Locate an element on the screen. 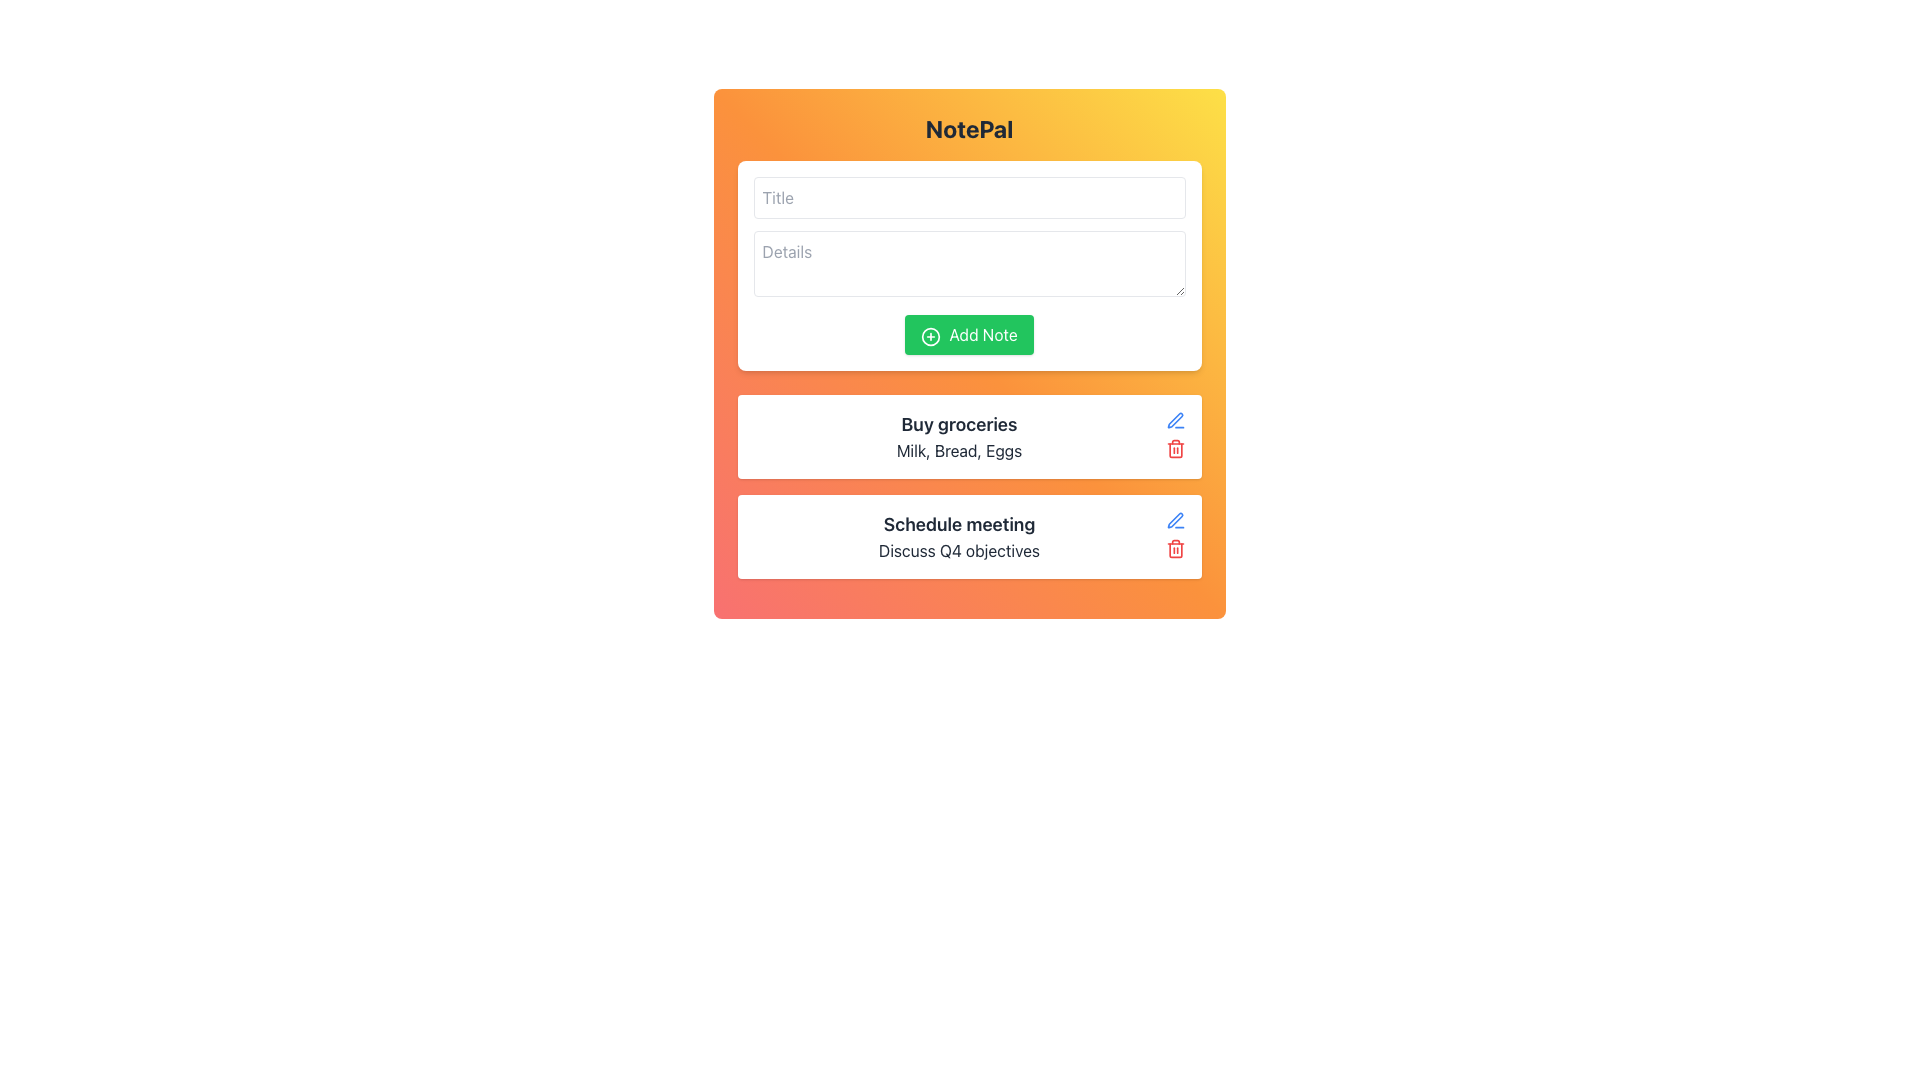 Image resolution: width=1920 pixels, height=1080 pixels. the text element displaying 'Discuss Q4 objectives', which is centrally aligned below the 'Schedule meeting' title is located at coordinates (958, 551).